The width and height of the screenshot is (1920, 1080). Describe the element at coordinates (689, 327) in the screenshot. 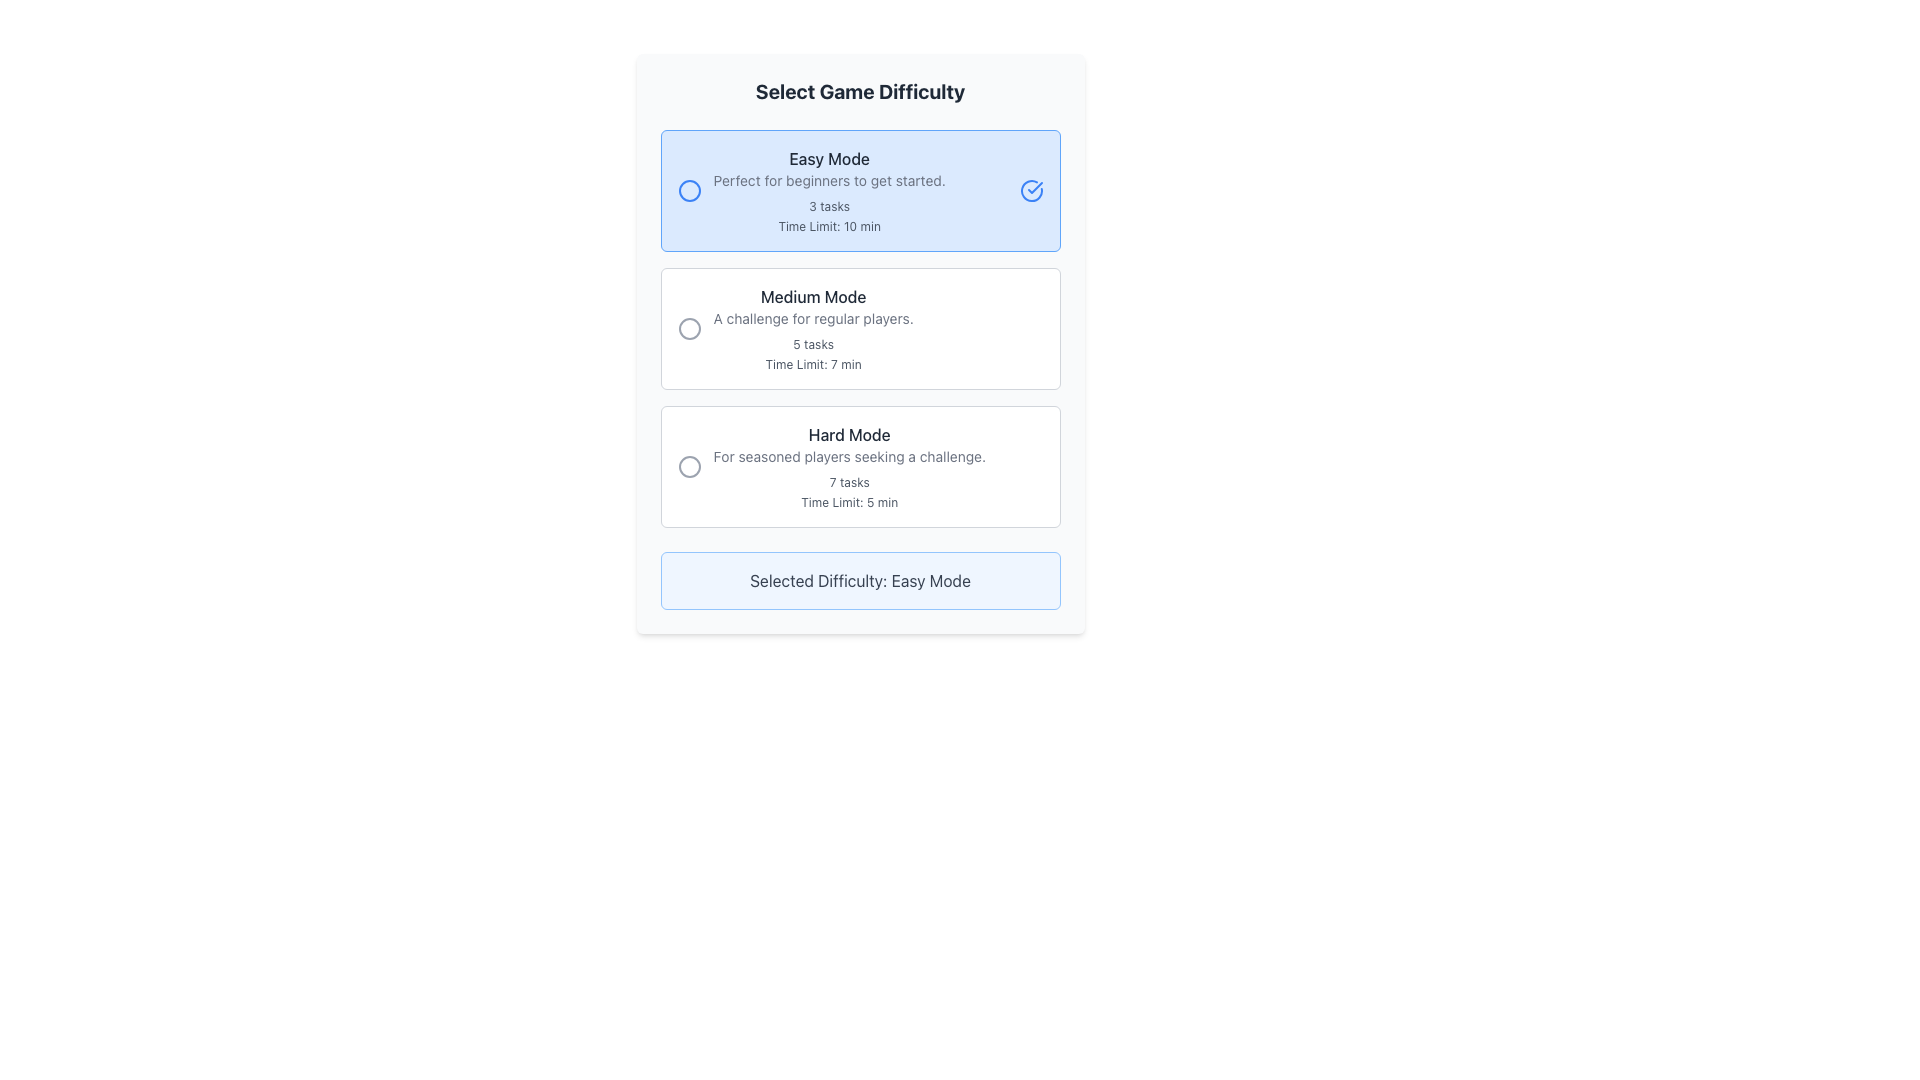

I see `the circular radio button with a dashed border and light gray color that indicates medium mode difficulty, positioned between Easy Mode and Hard Mode` at that location.